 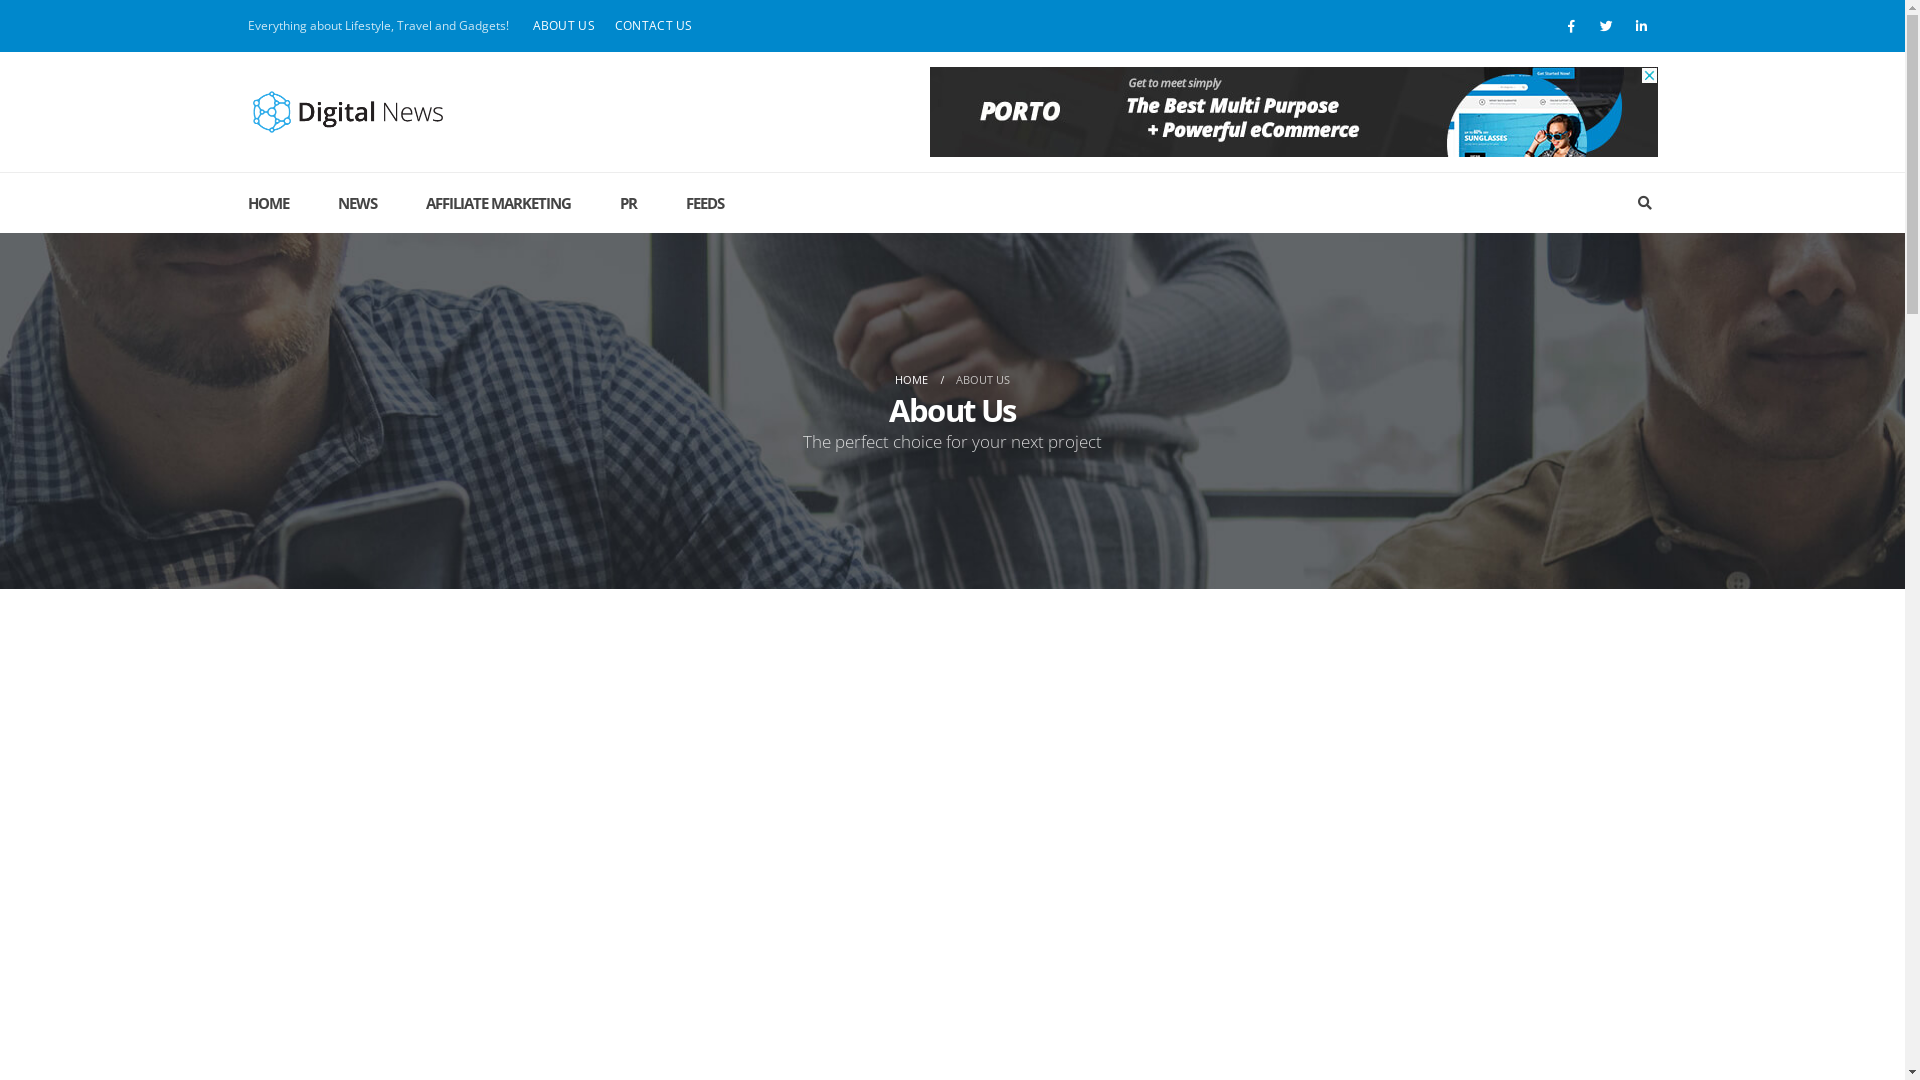 I want to click on 'Facebook', so click(x=1569, y=26).